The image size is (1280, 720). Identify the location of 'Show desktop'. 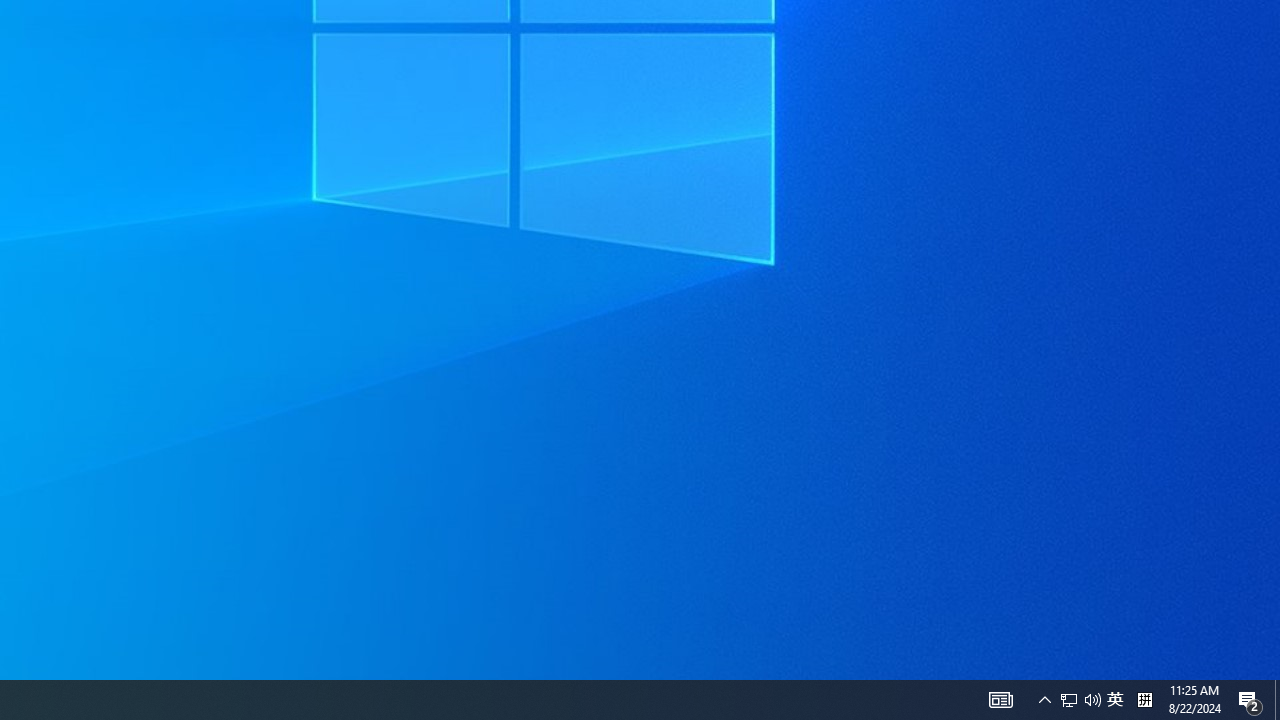
(1276, 698).